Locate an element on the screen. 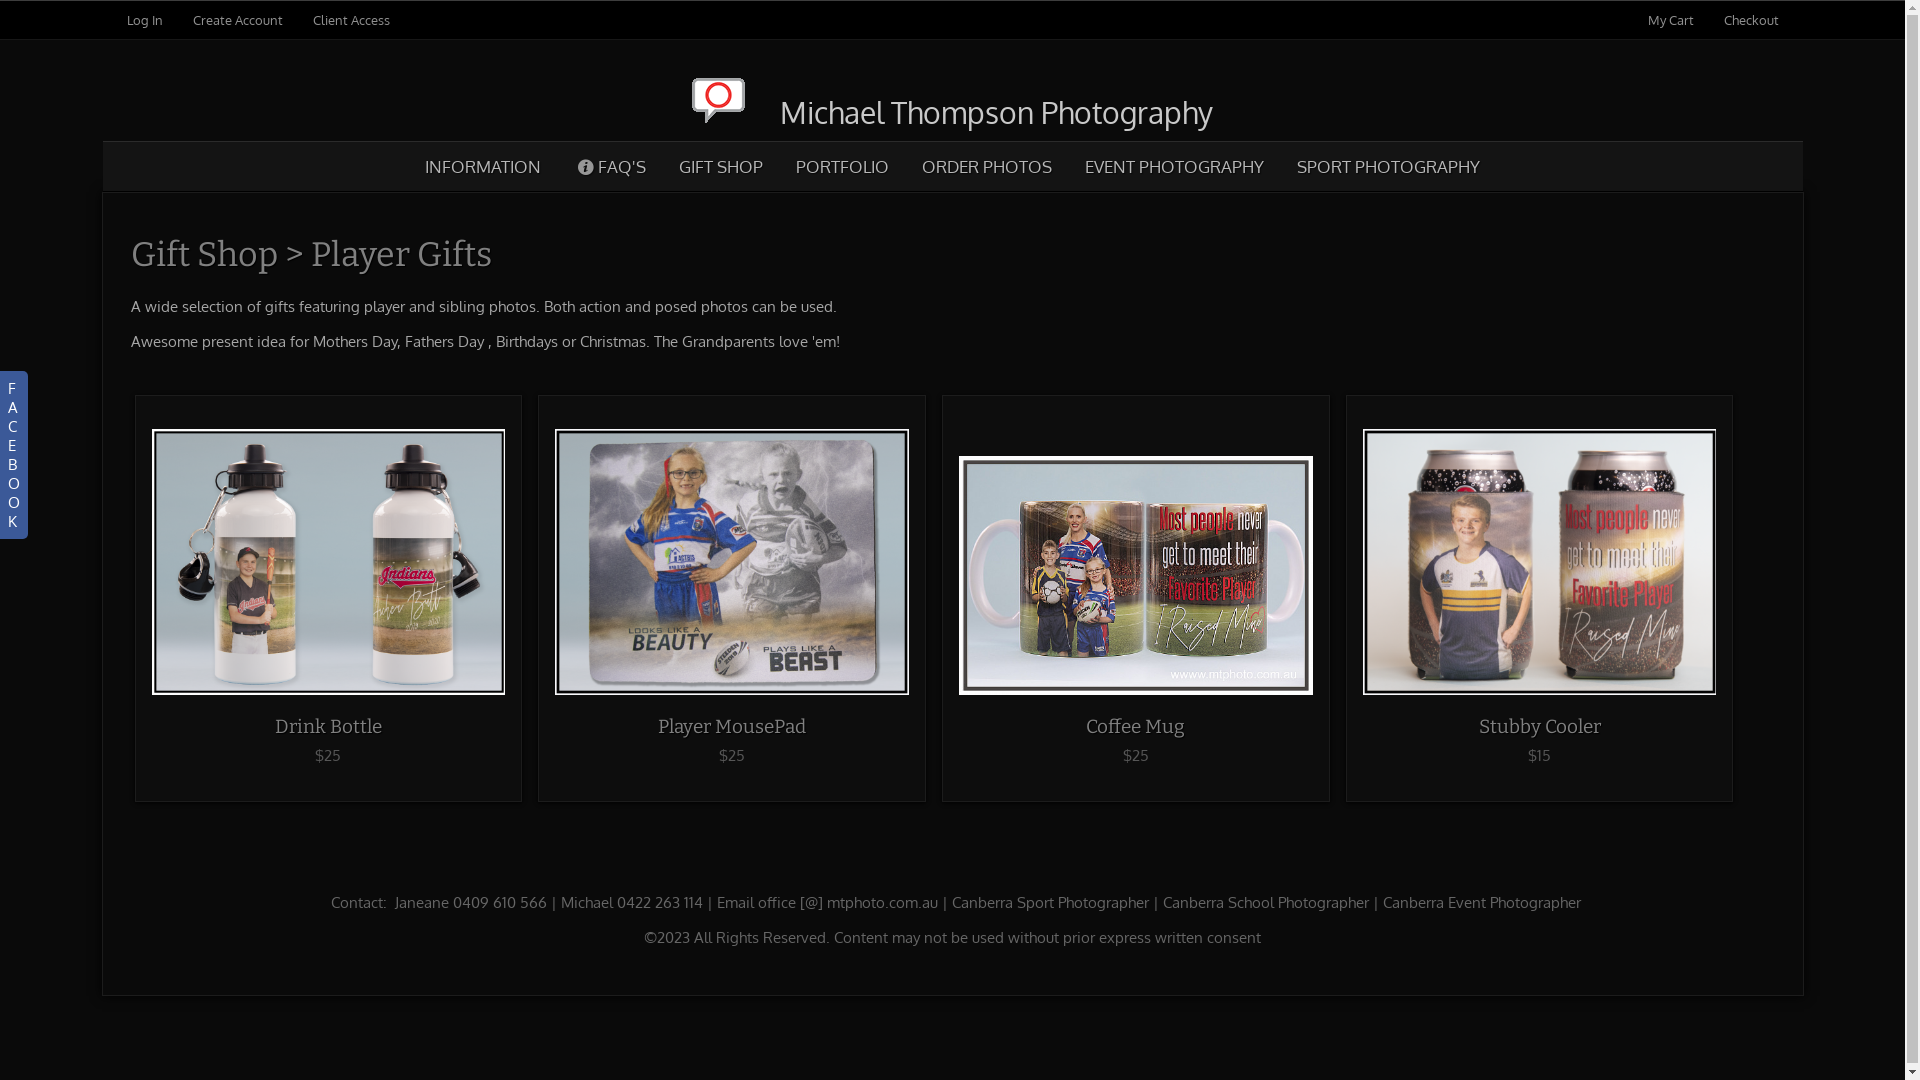 The width and height of the screenshot is (1920, 1080). '    Michael Thompson Photography' is located at coordinates (951, 111).